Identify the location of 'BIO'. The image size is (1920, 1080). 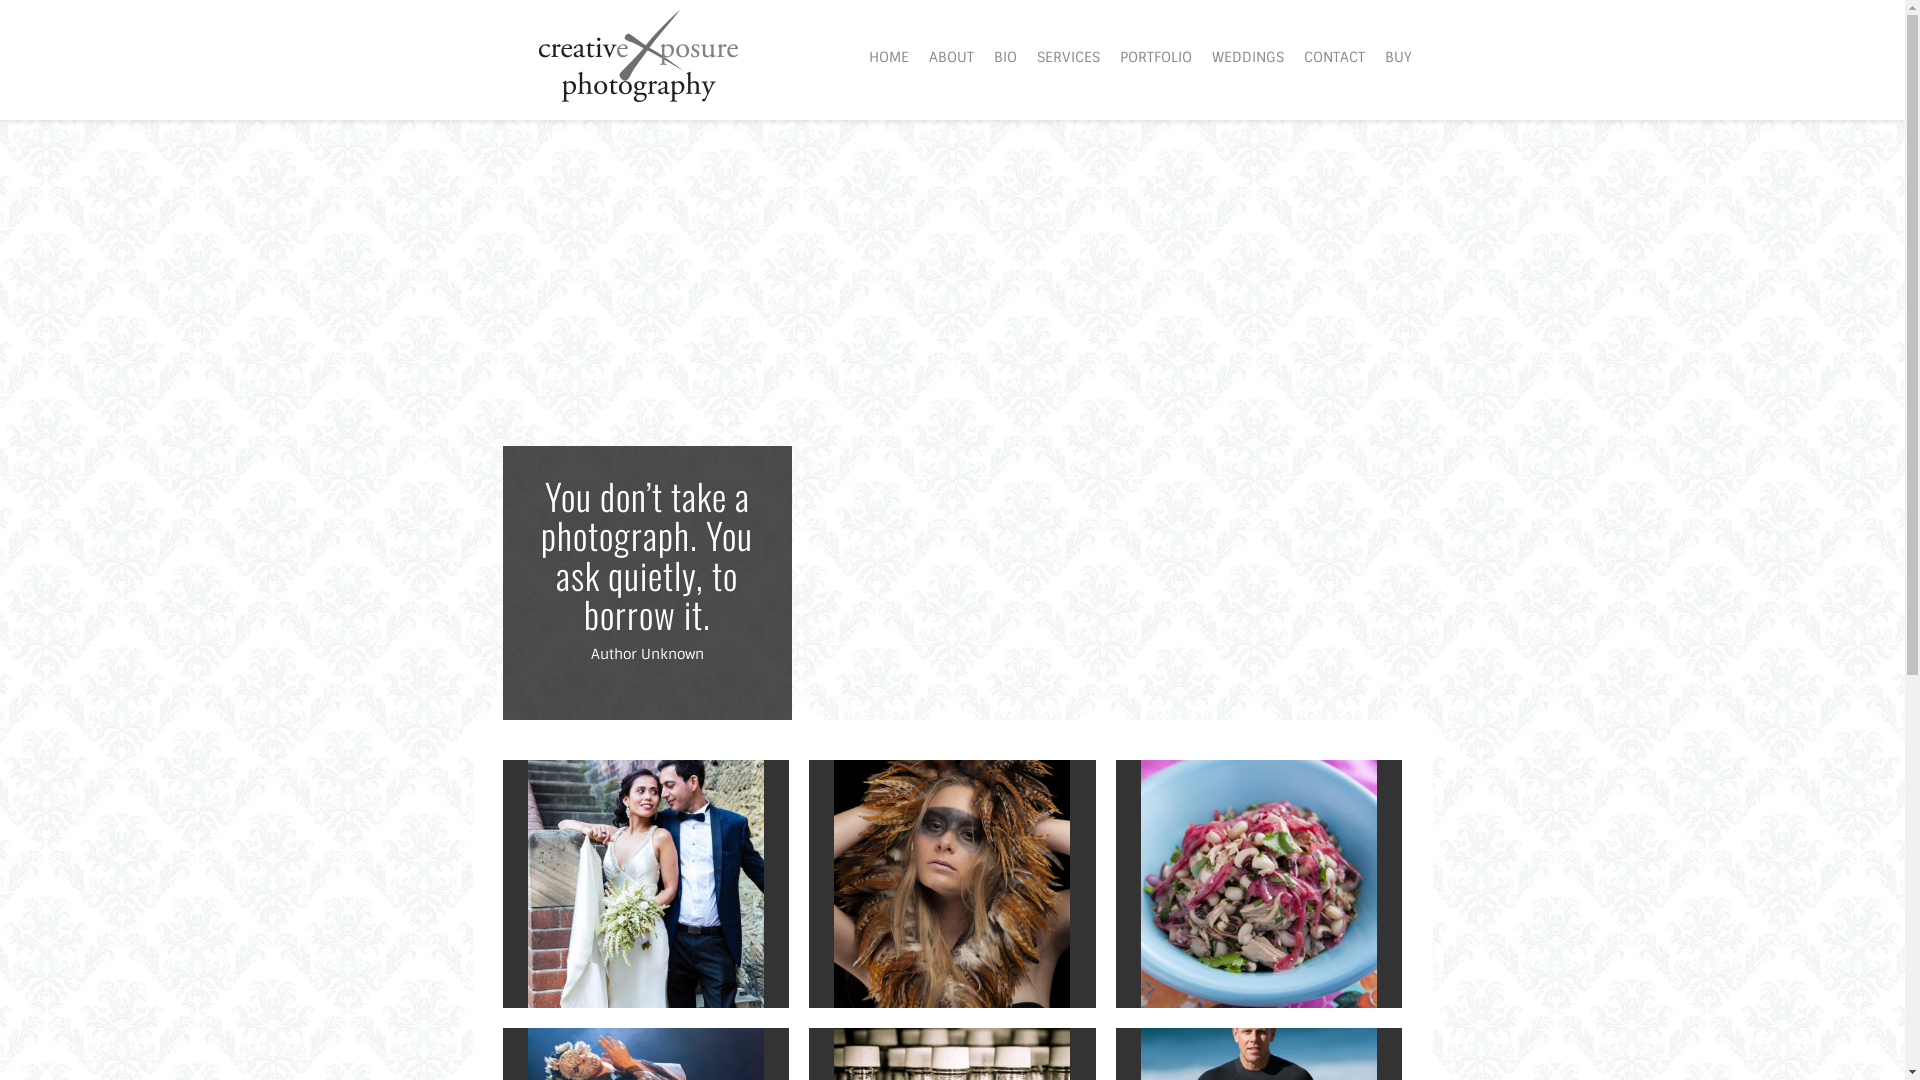
(1005, 56).